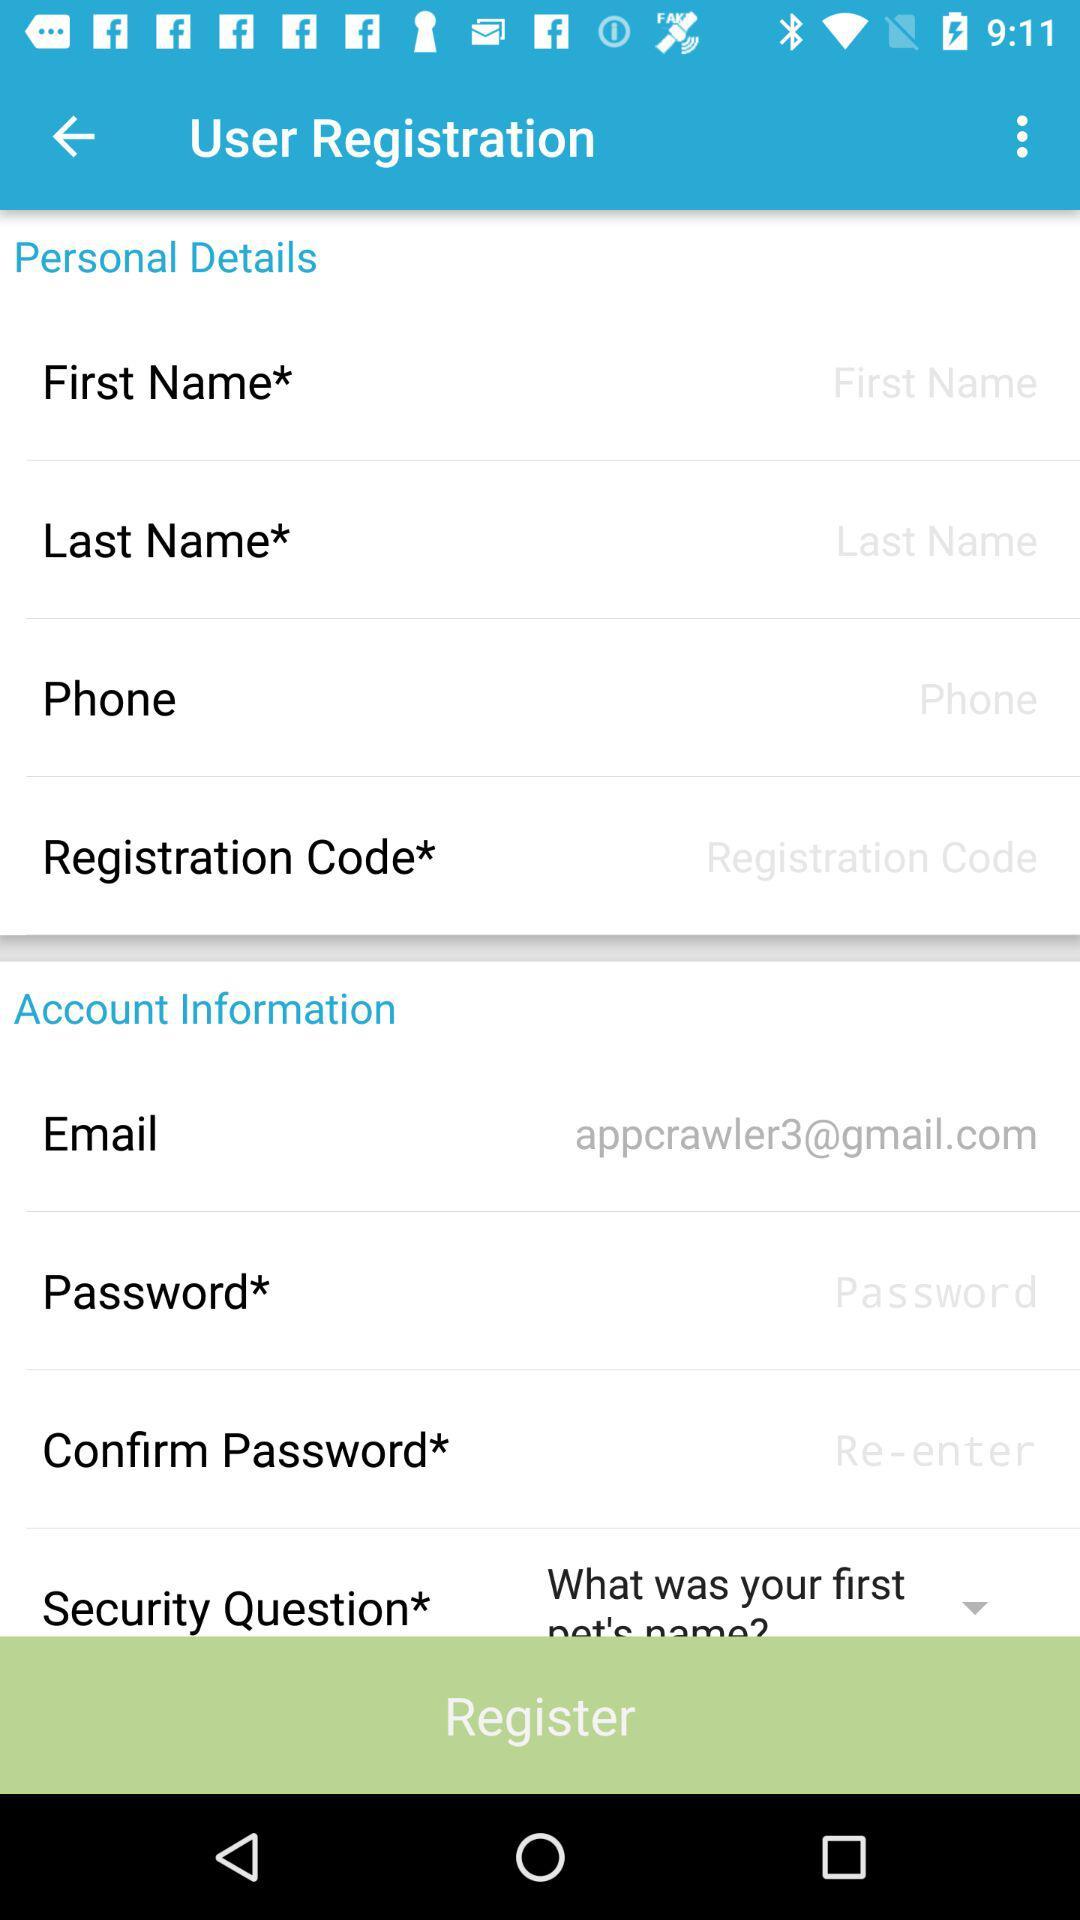 The width and height of the screenshot is (1080, 1920). Describe the element at coordinates (791, 1290) in the screenshot. I see `the password` at that location.